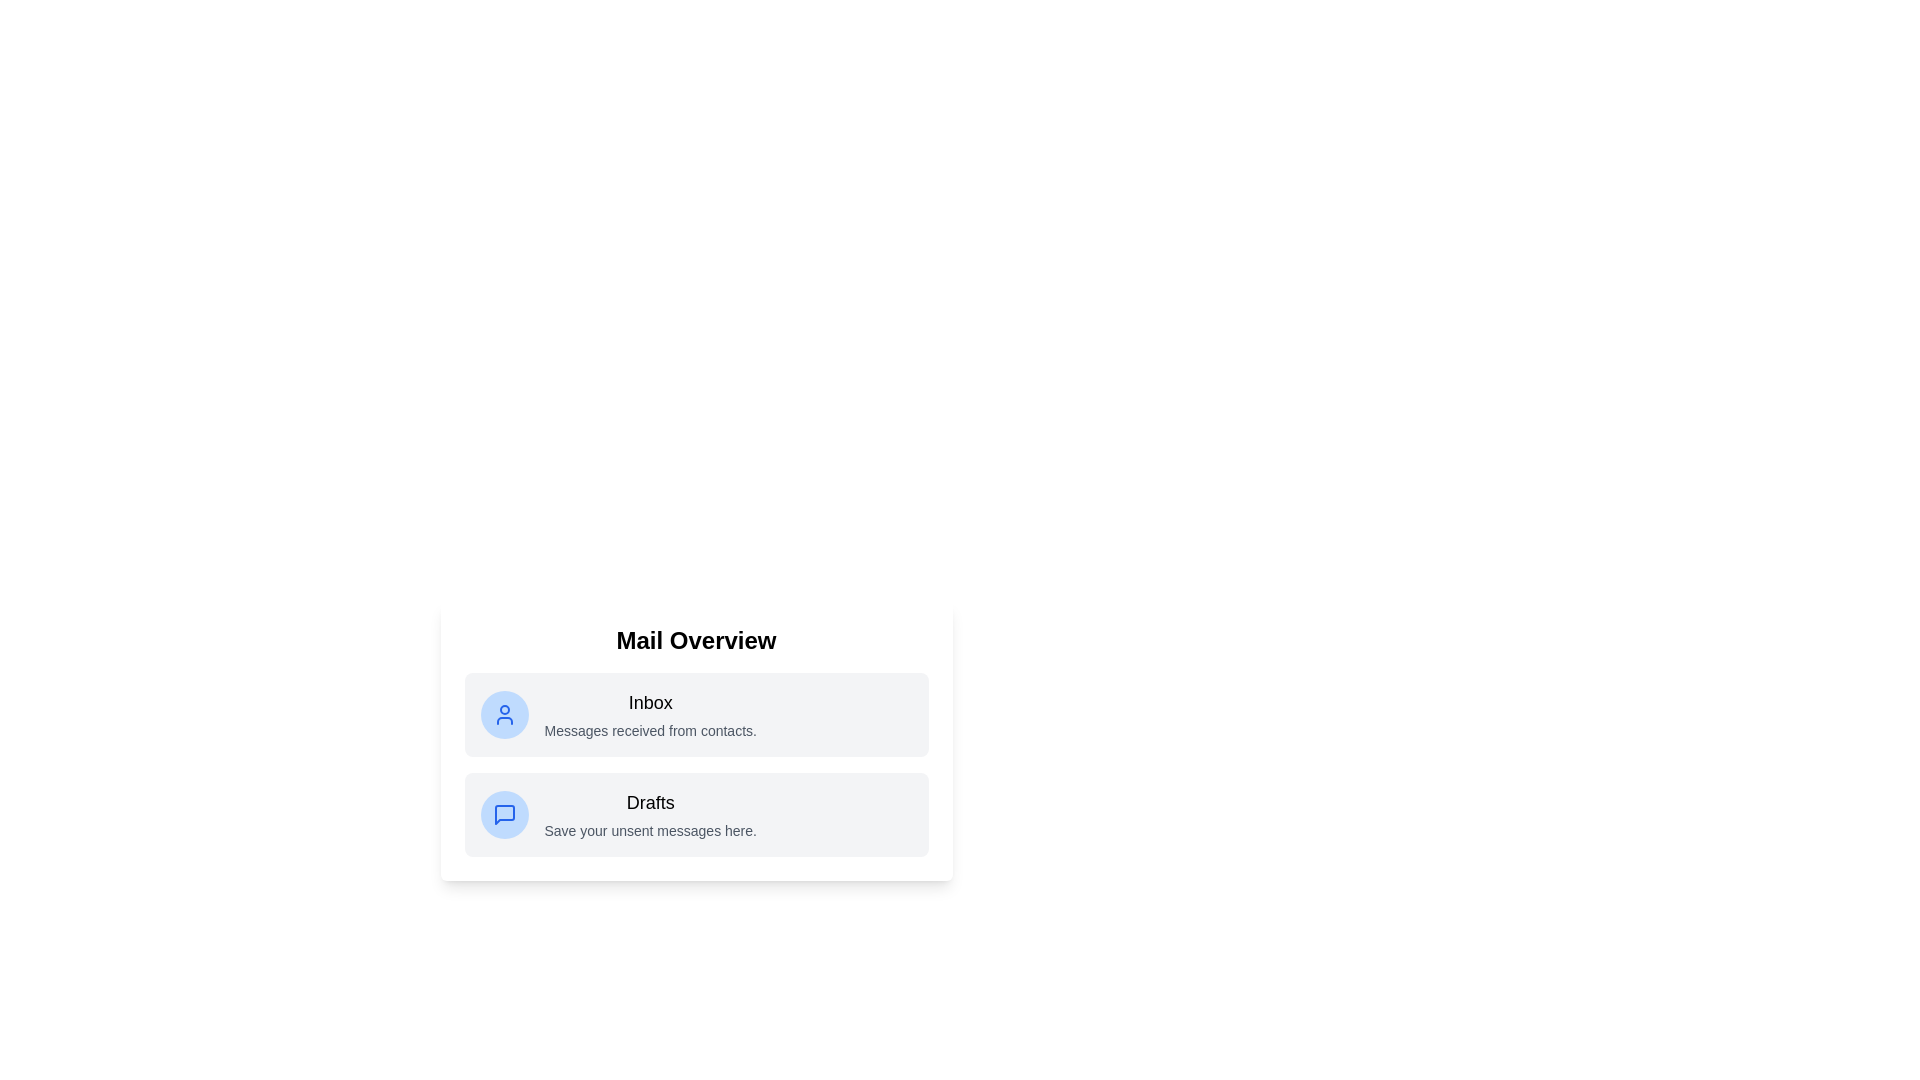 This screenshot has height=1080, width=1920. Describe the element at coordinates (504, 713) in the screenshot. I see `the icon for the Inbox list item` at that location.